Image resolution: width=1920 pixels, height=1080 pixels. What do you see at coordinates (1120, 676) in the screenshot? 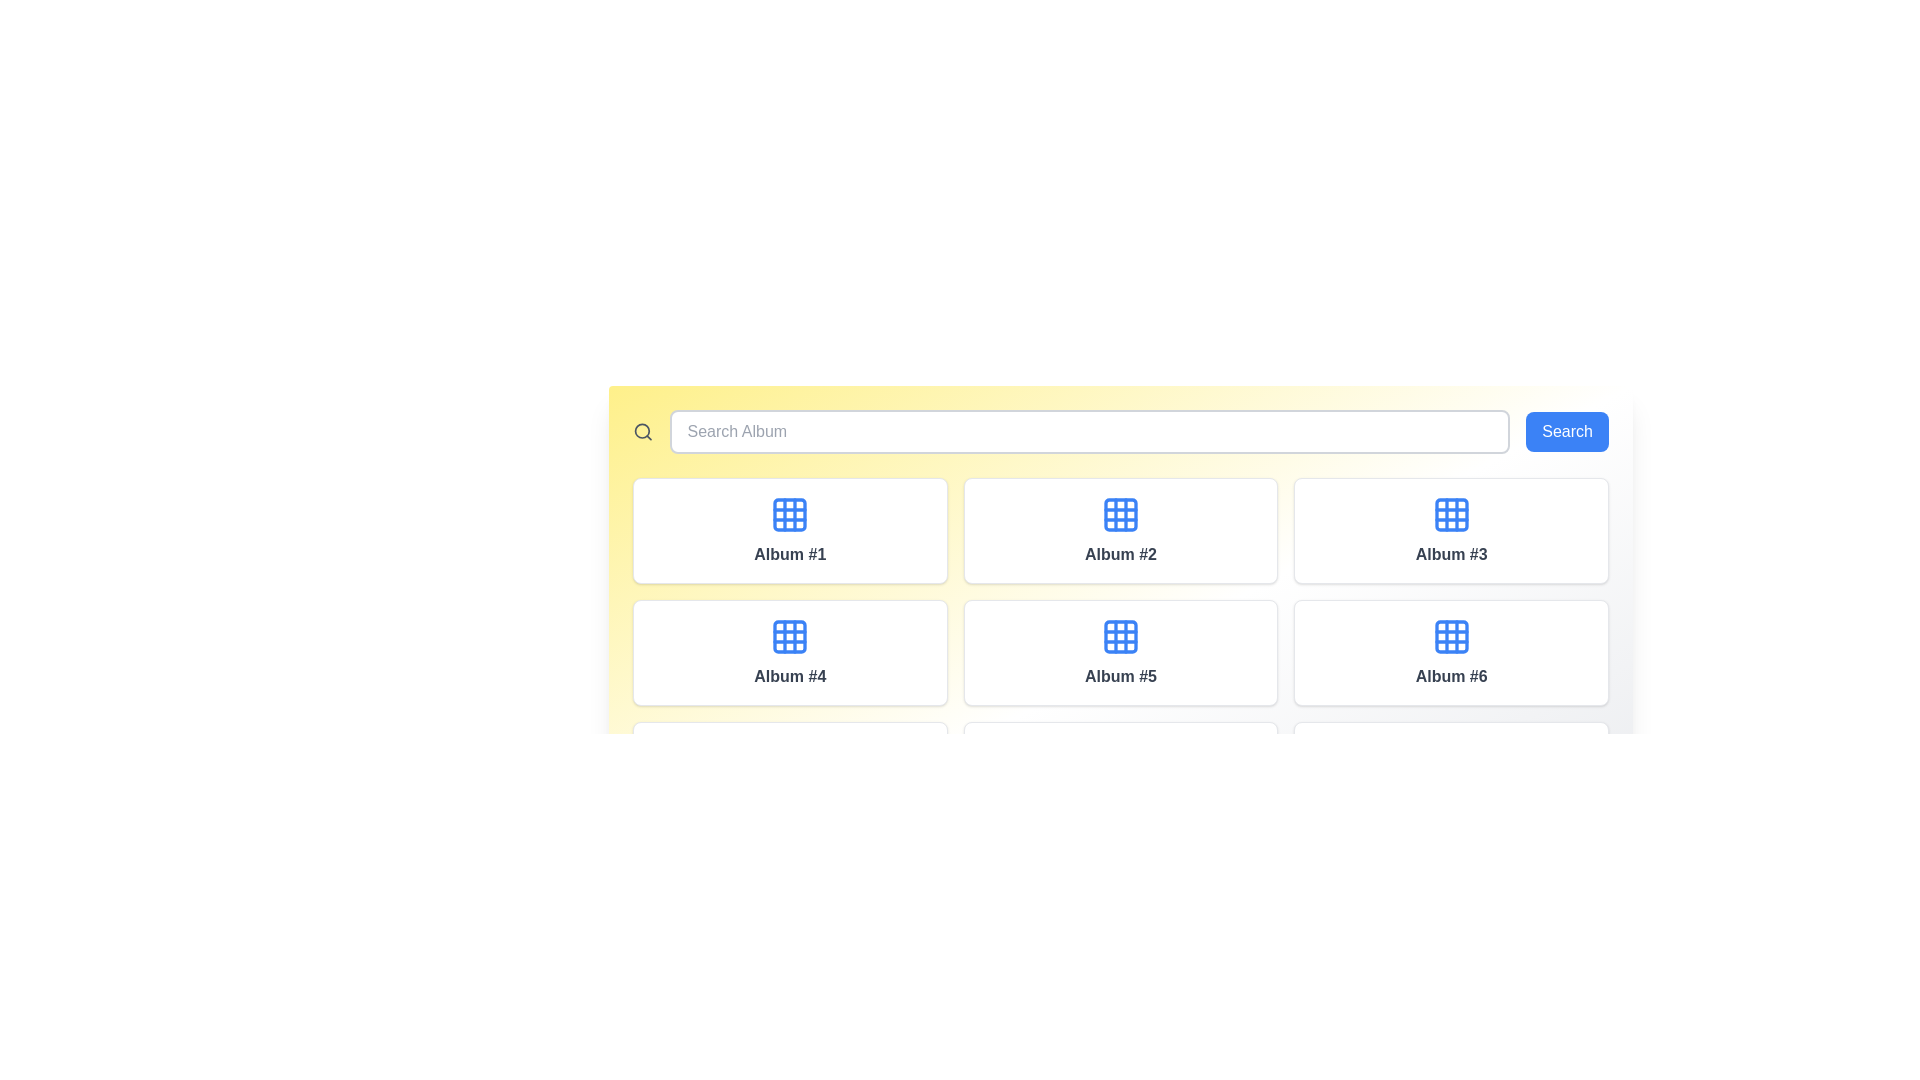
I see `the text label displaying 'Album #5' which is located in the bottom-right quadrant of a grid layout, part of a card in the second row, third column` at bounding box center [1120, 676].